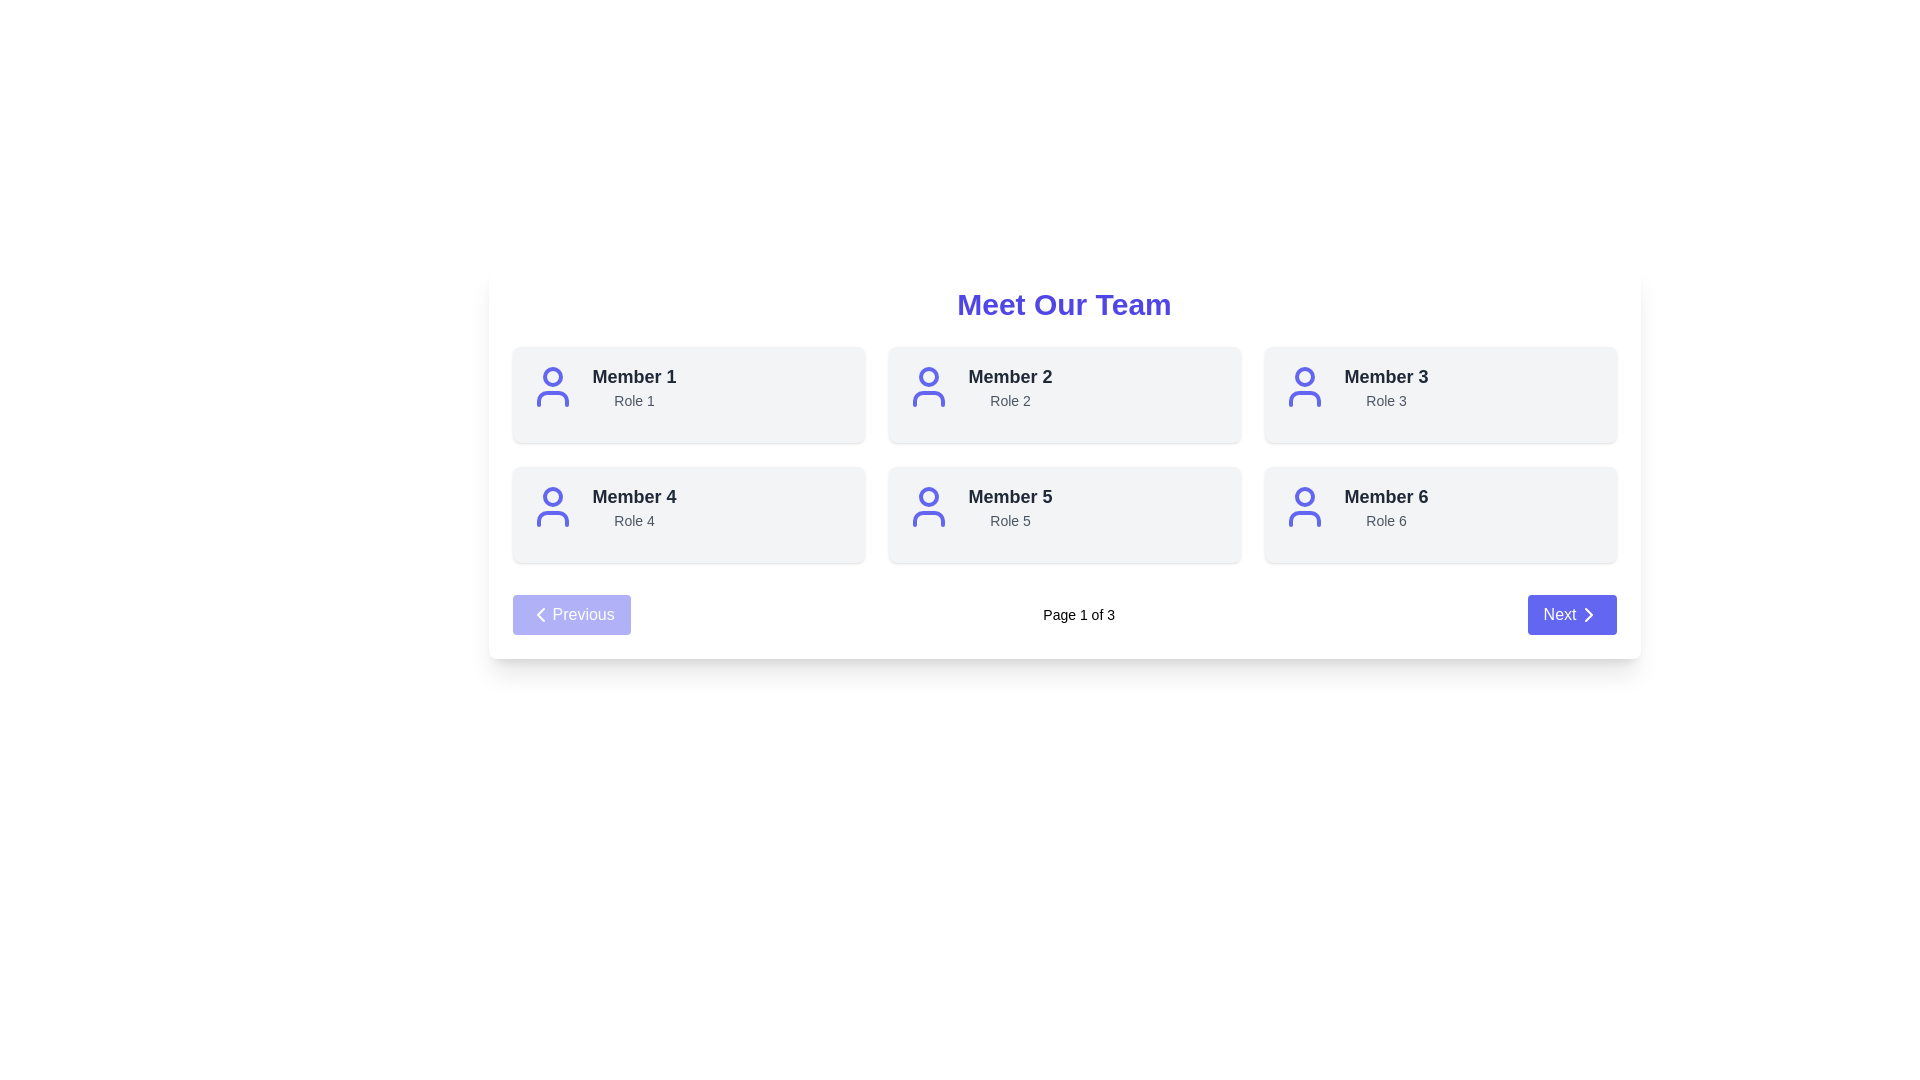  What do you see at coordinates (1440, 386) in the screenshot?
I see `the Profile summary card representing 'Member 3', located in the top-right quadrant of the grid layout` at bounding box center [1440, 386].